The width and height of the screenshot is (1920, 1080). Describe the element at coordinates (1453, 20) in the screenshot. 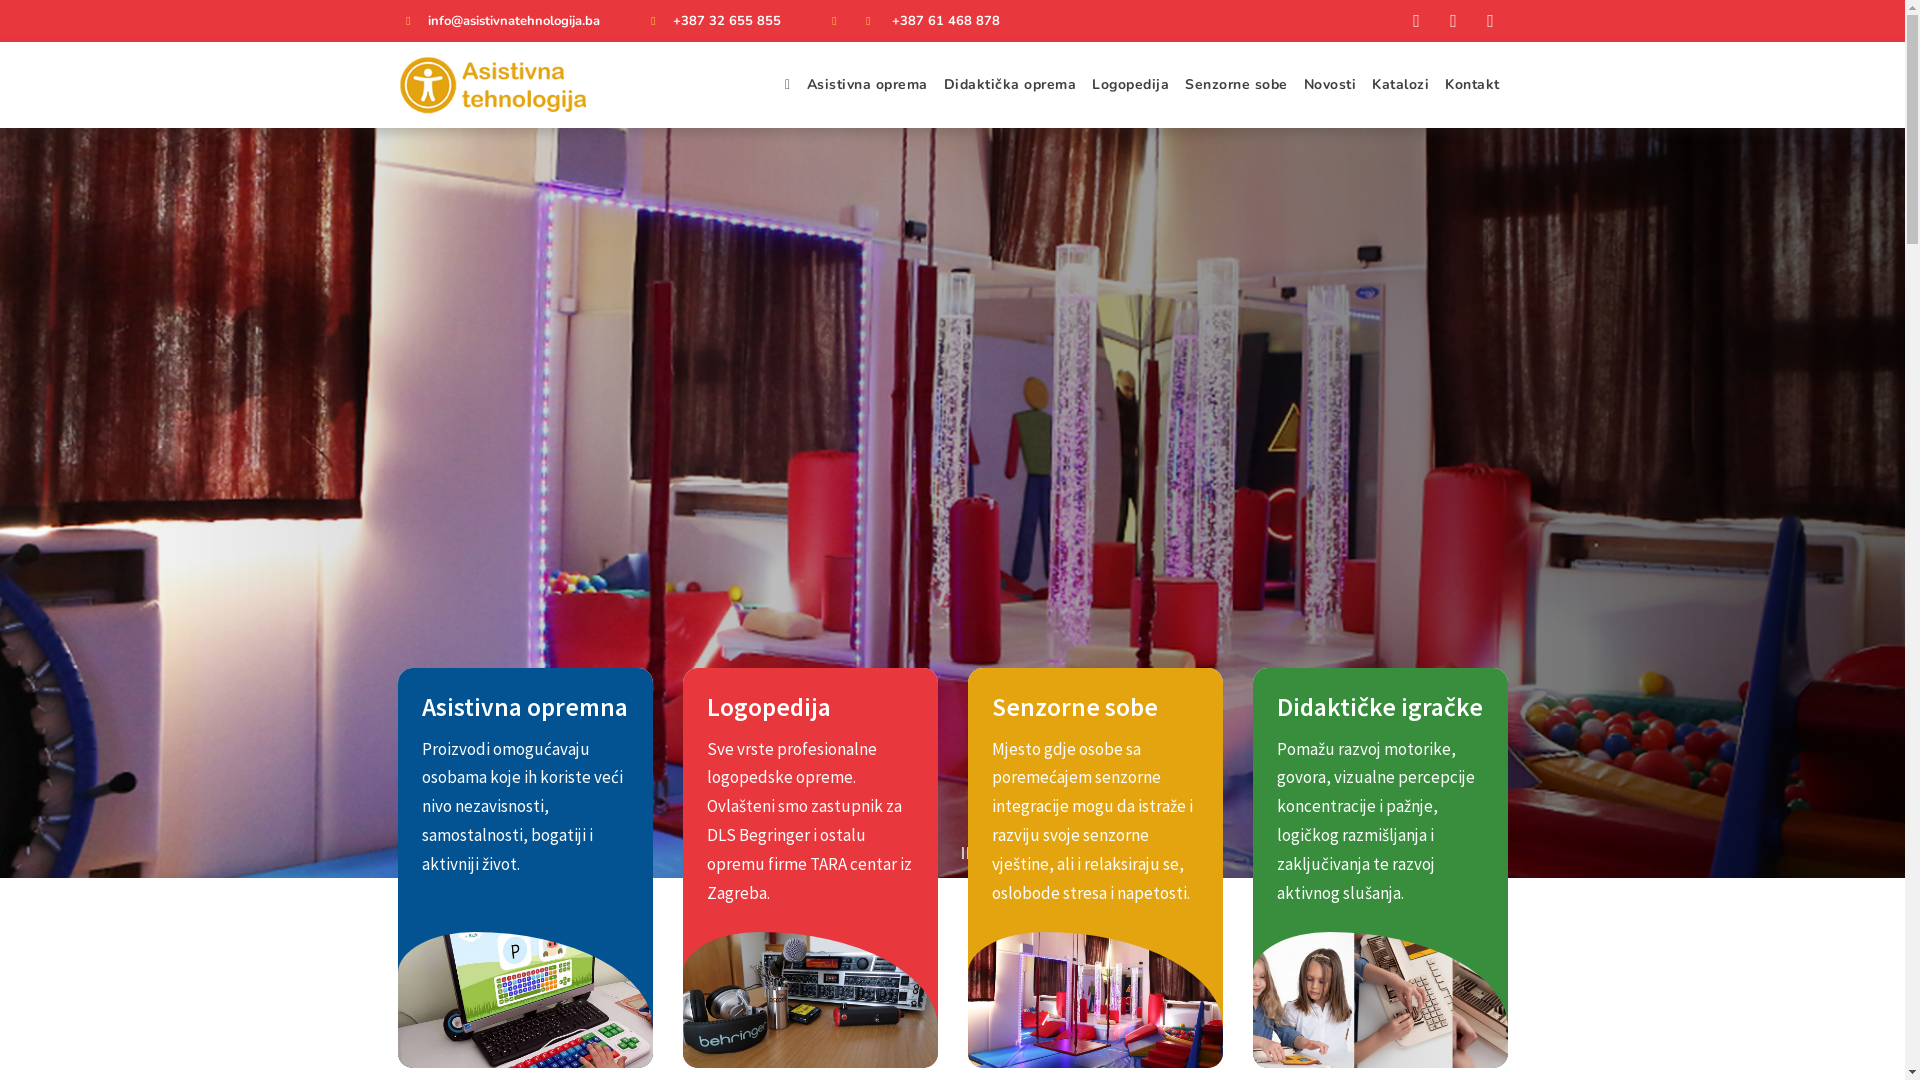

I see `'Viber'` at that location.